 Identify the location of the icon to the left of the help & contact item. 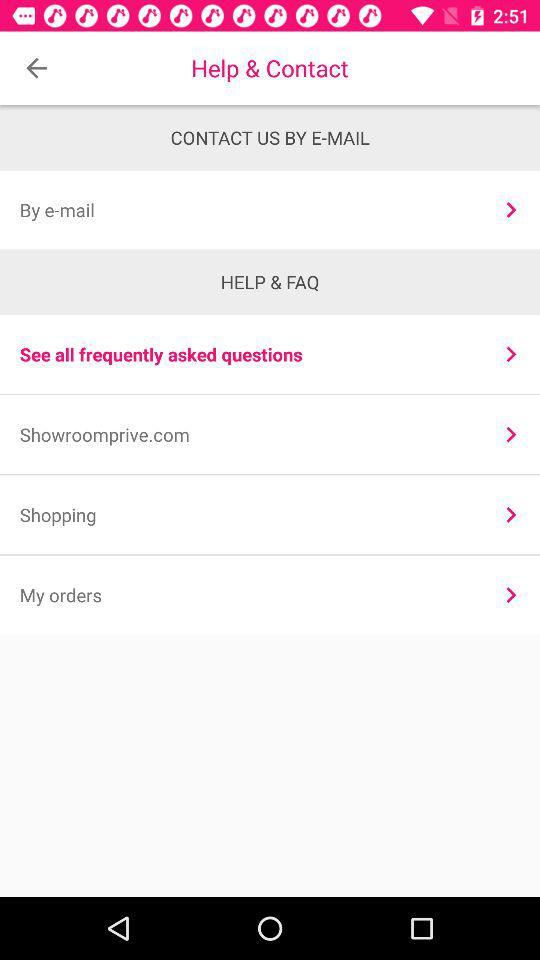
(36, 68).